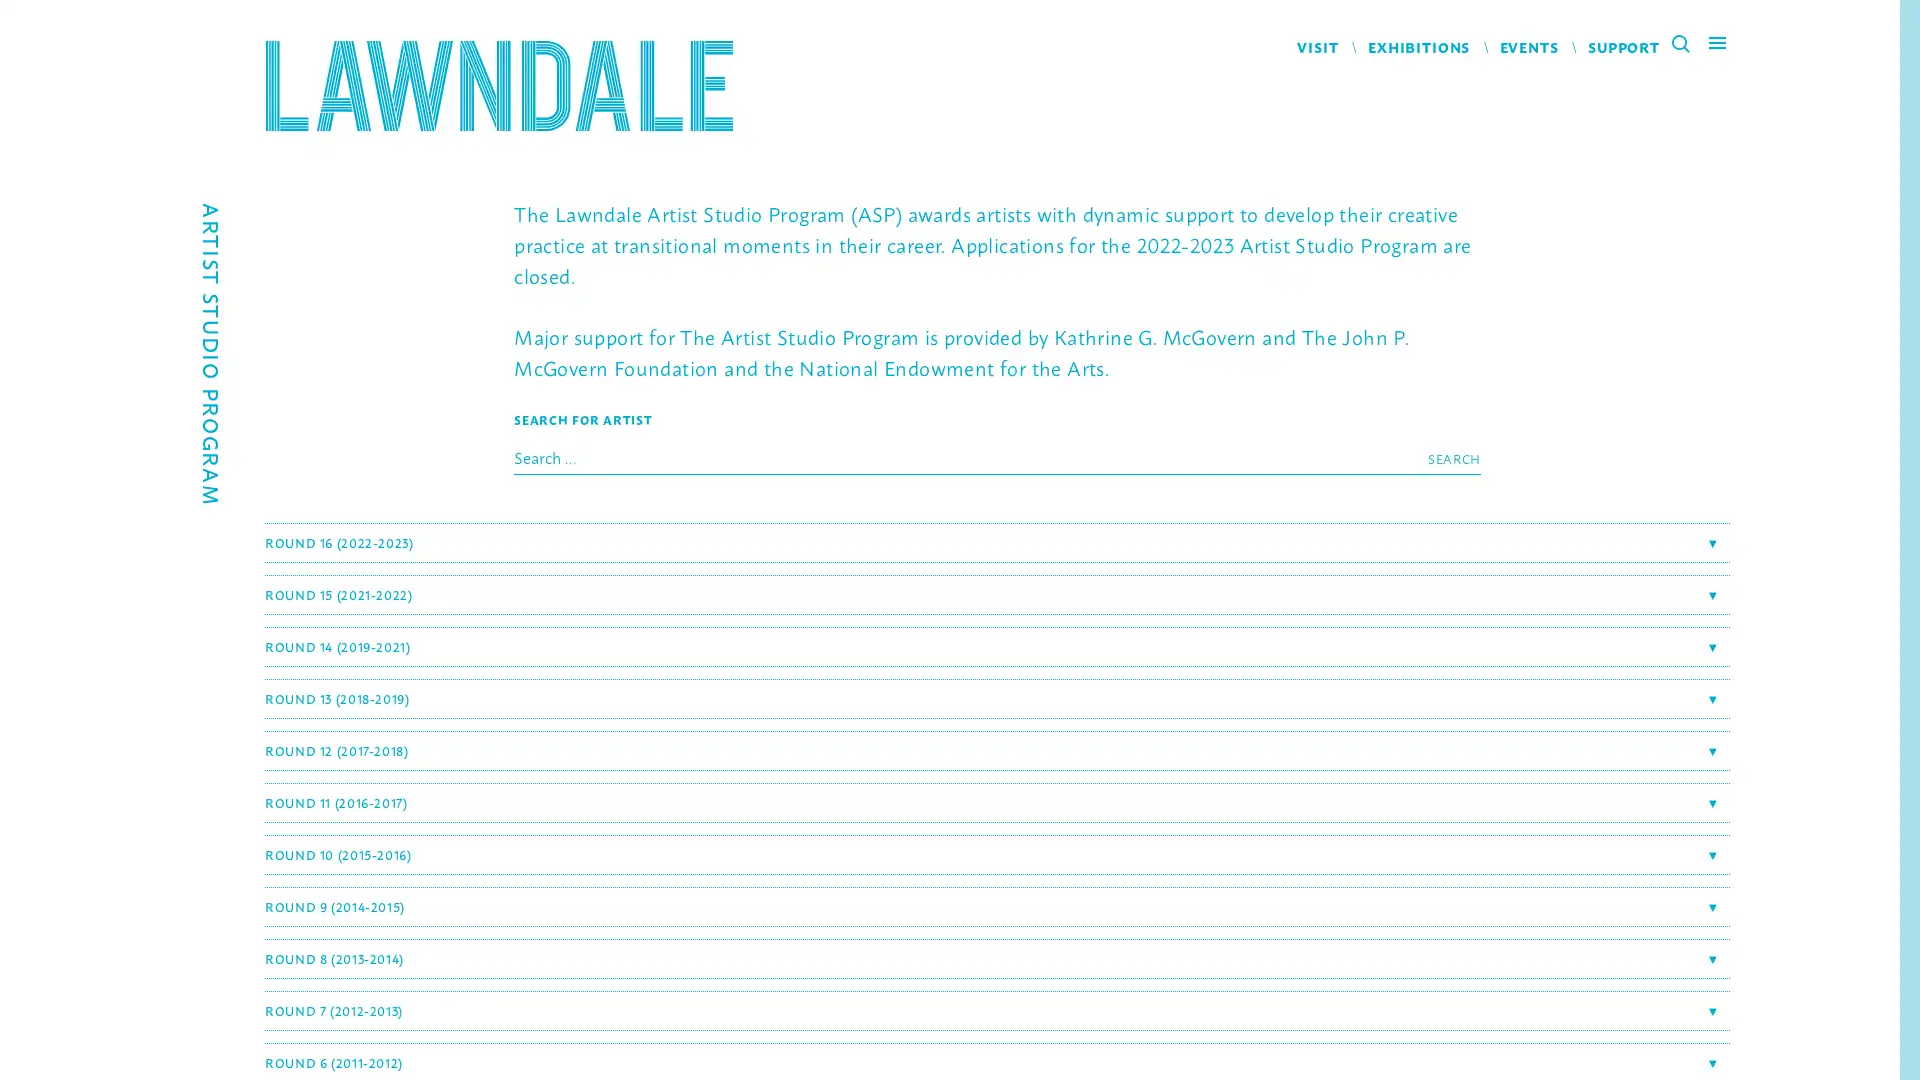  What do you see at coordinates (1450, 459) in the screenshot?
I see `Search` at bounding box center [1450, 459].